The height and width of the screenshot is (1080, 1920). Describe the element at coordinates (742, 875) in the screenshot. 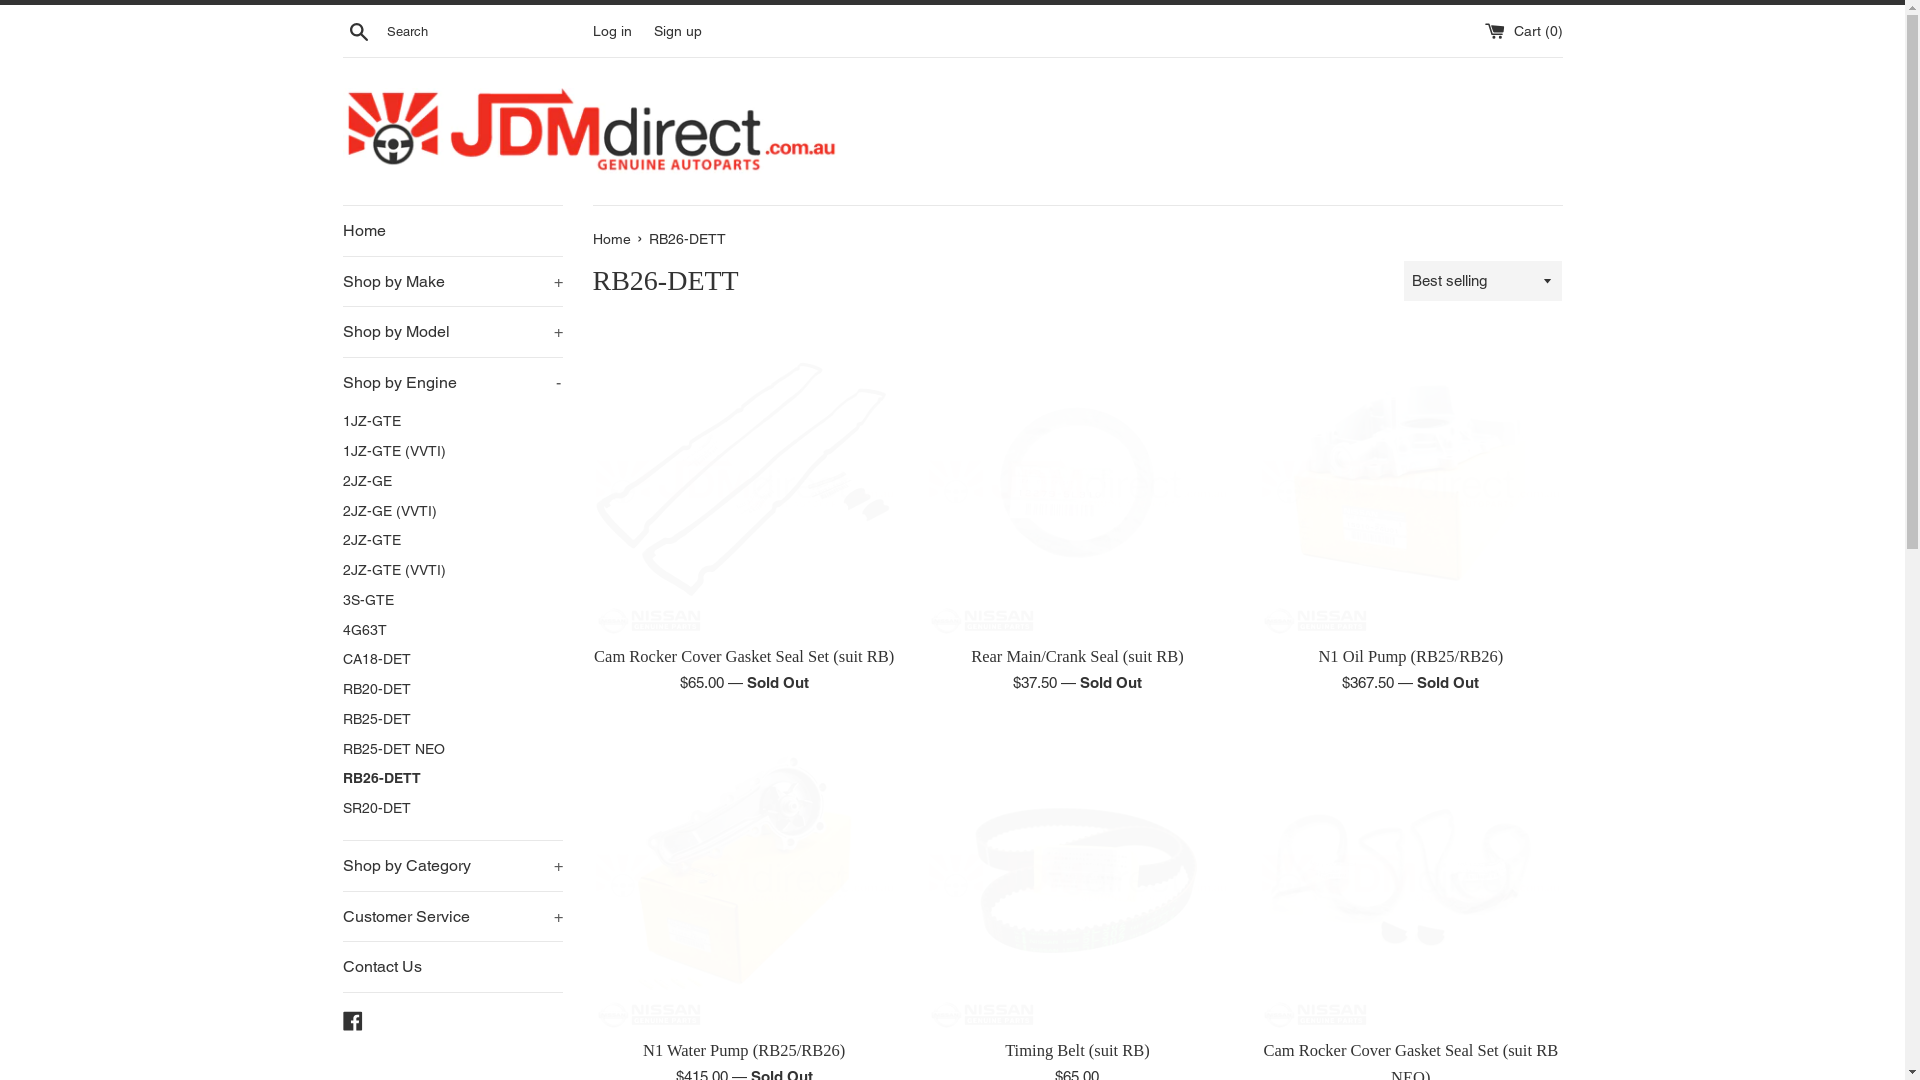

I see `'N1 Water Pump (RB25/RB26)'` at that location.